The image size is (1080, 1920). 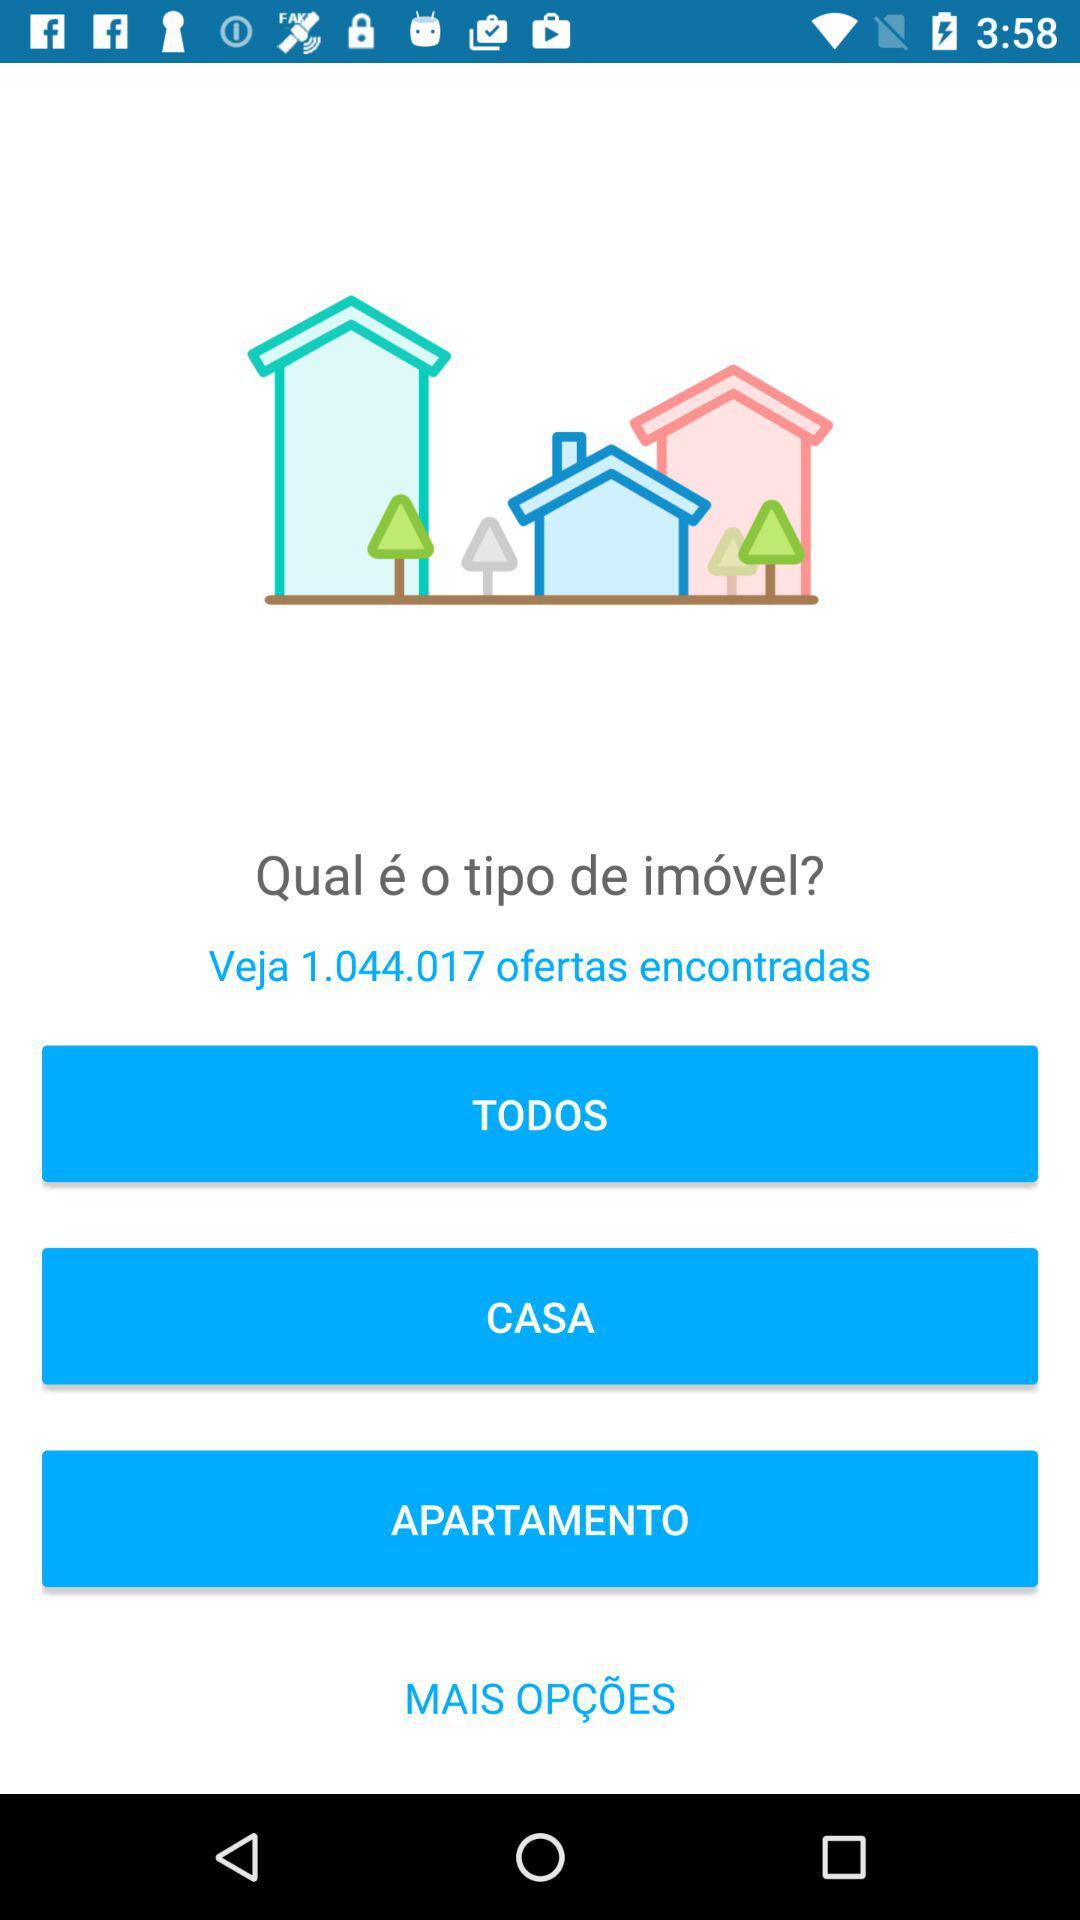 I want to click on the todos, so click(x=540, y=1112).